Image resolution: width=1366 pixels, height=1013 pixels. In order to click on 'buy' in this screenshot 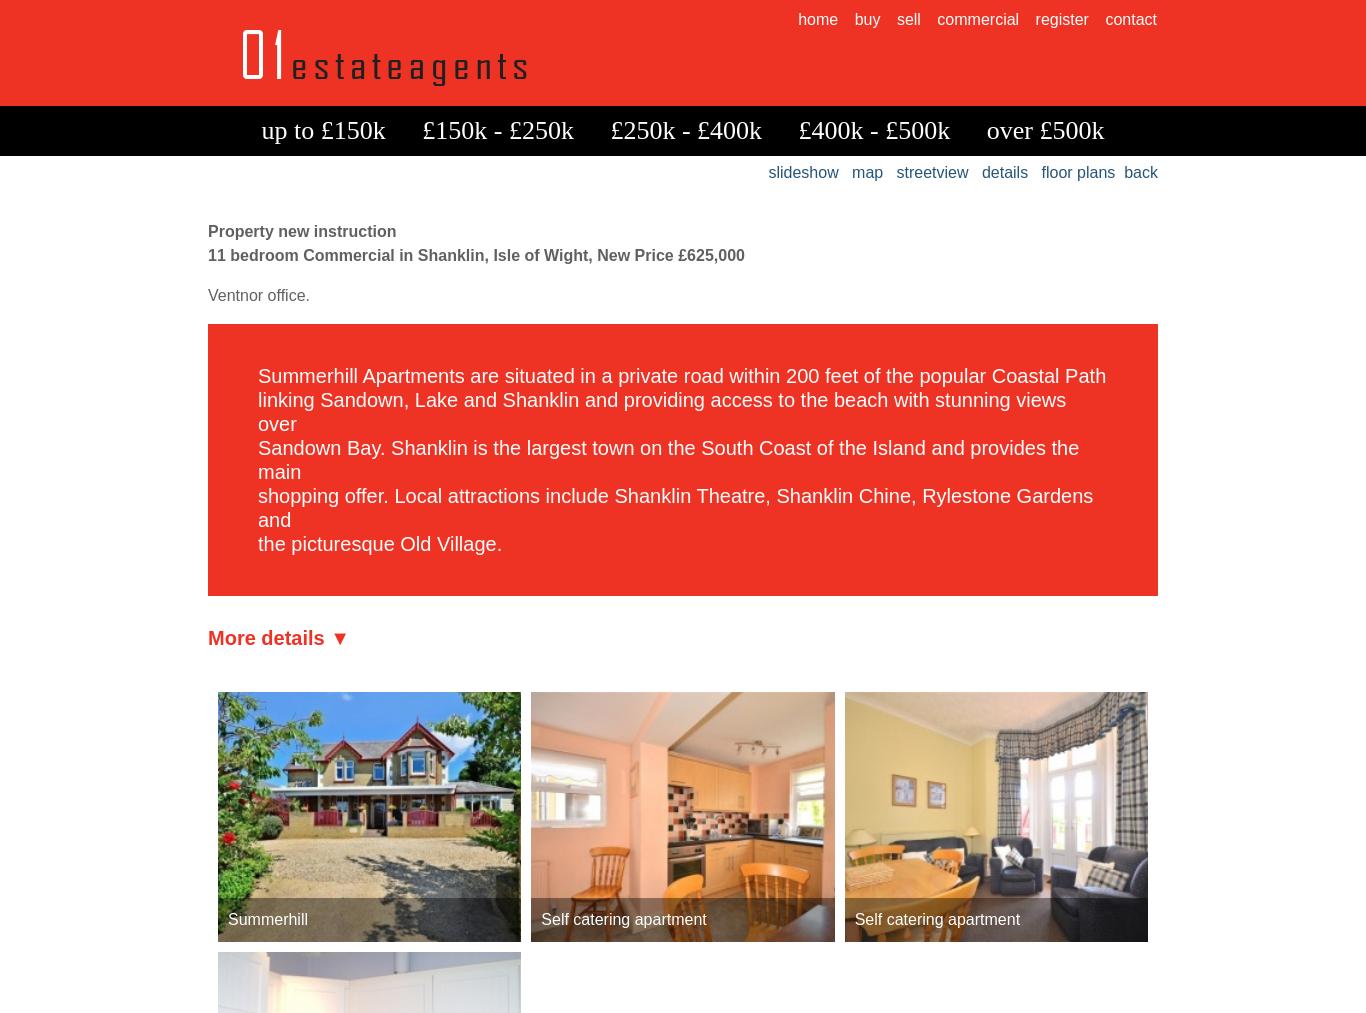, I will do `click(866, 18)`.